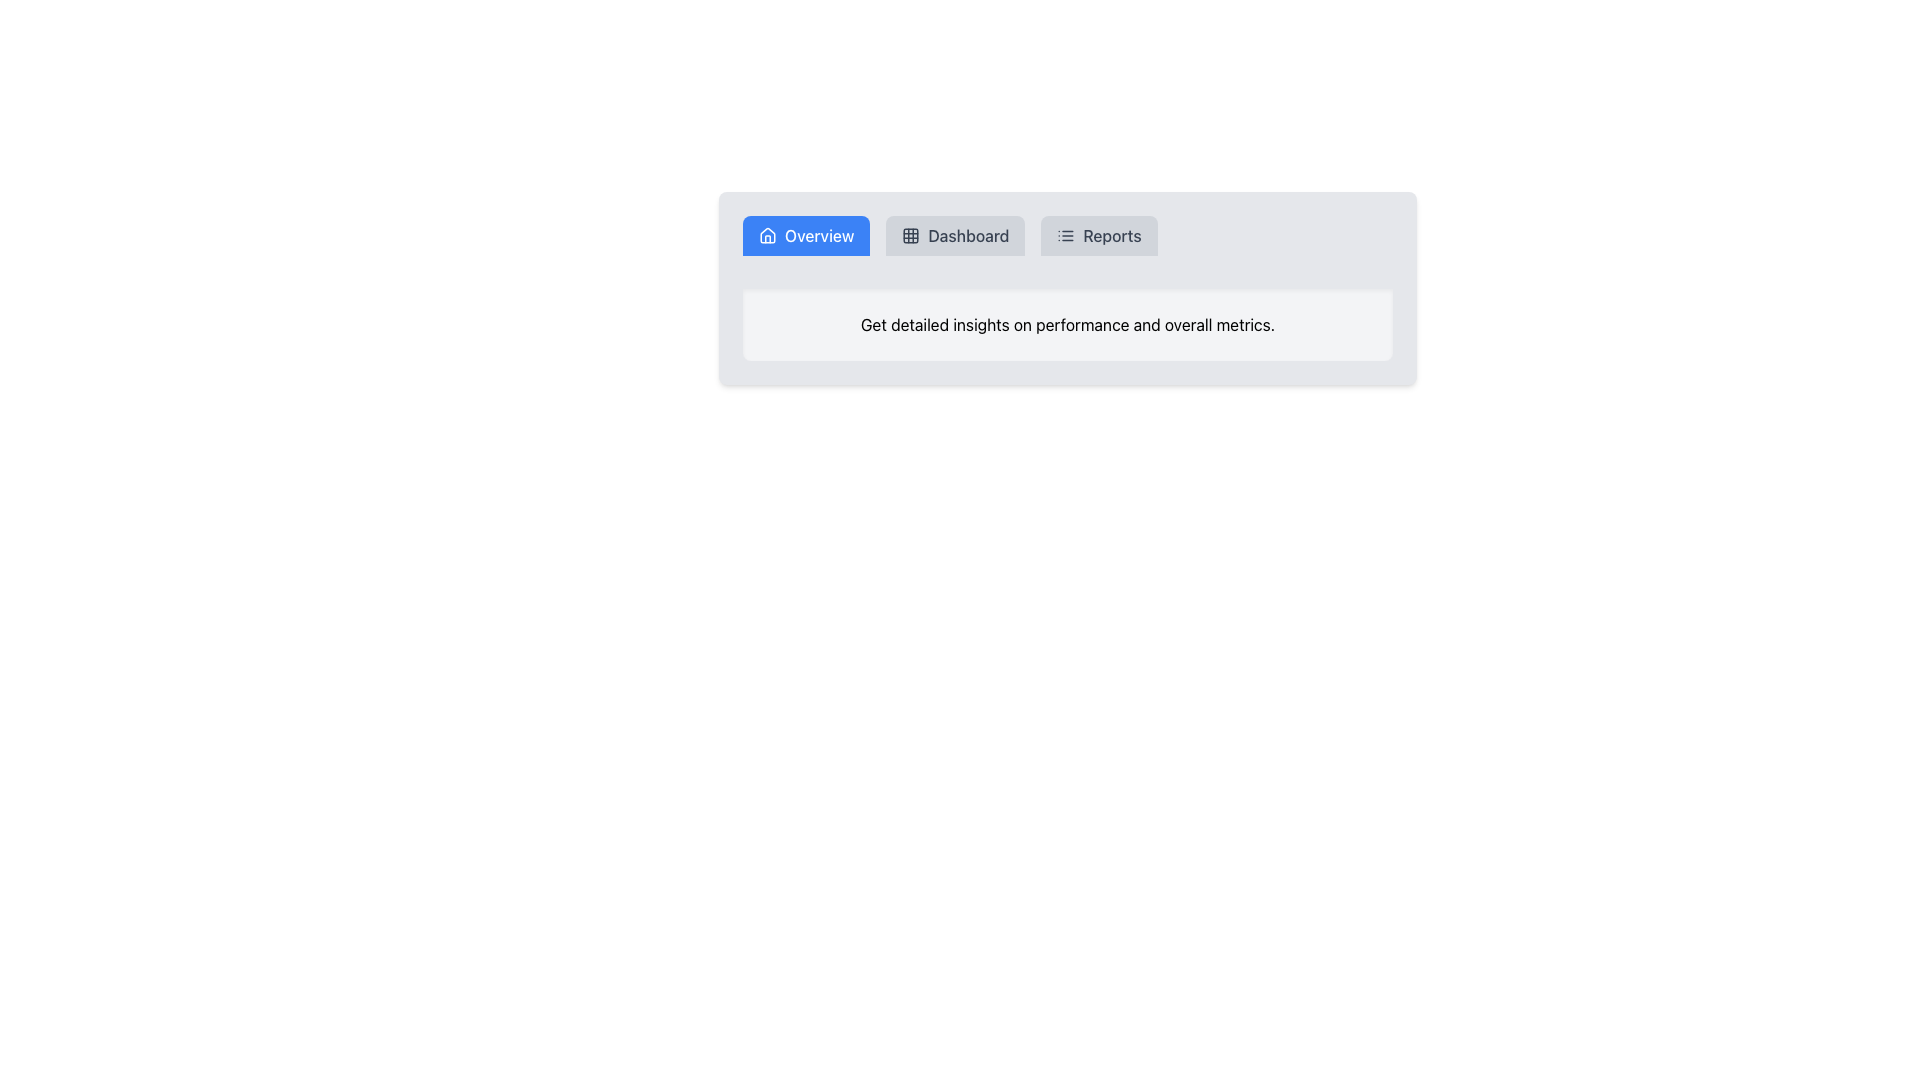 This screenshot has width=1920, height=1080. What do you see at coordinates (767, 234) in the screenshot?
I see `the decorative icon representing the 'Overview' section, which is located centrally within the 'Overview' tab in the top-left segment of the interface` at bounding box center [767, 234].